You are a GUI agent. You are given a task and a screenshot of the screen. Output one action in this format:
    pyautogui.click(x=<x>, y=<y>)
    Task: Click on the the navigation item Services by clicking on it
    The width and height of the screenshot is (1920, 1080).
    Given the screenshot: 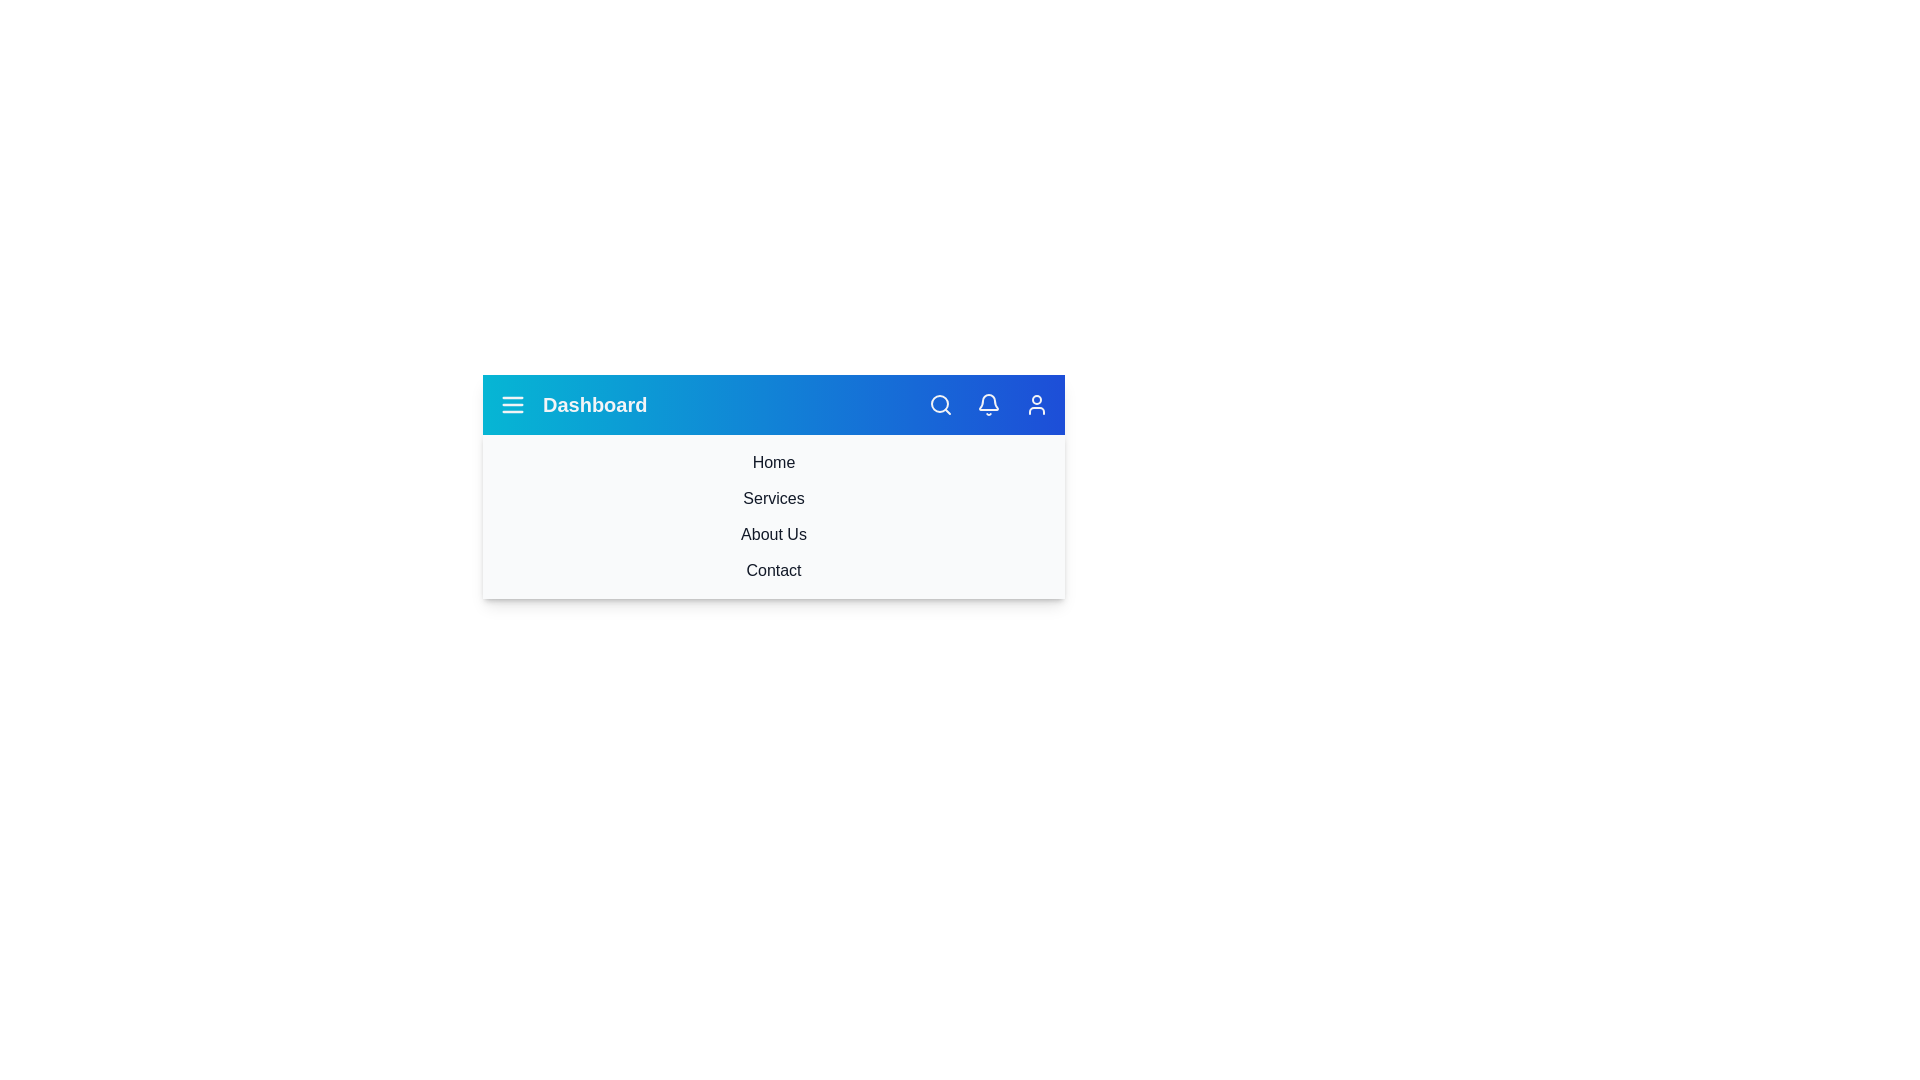 What is the action you would take?
    pyautogui.click(x=772, y=497)
    